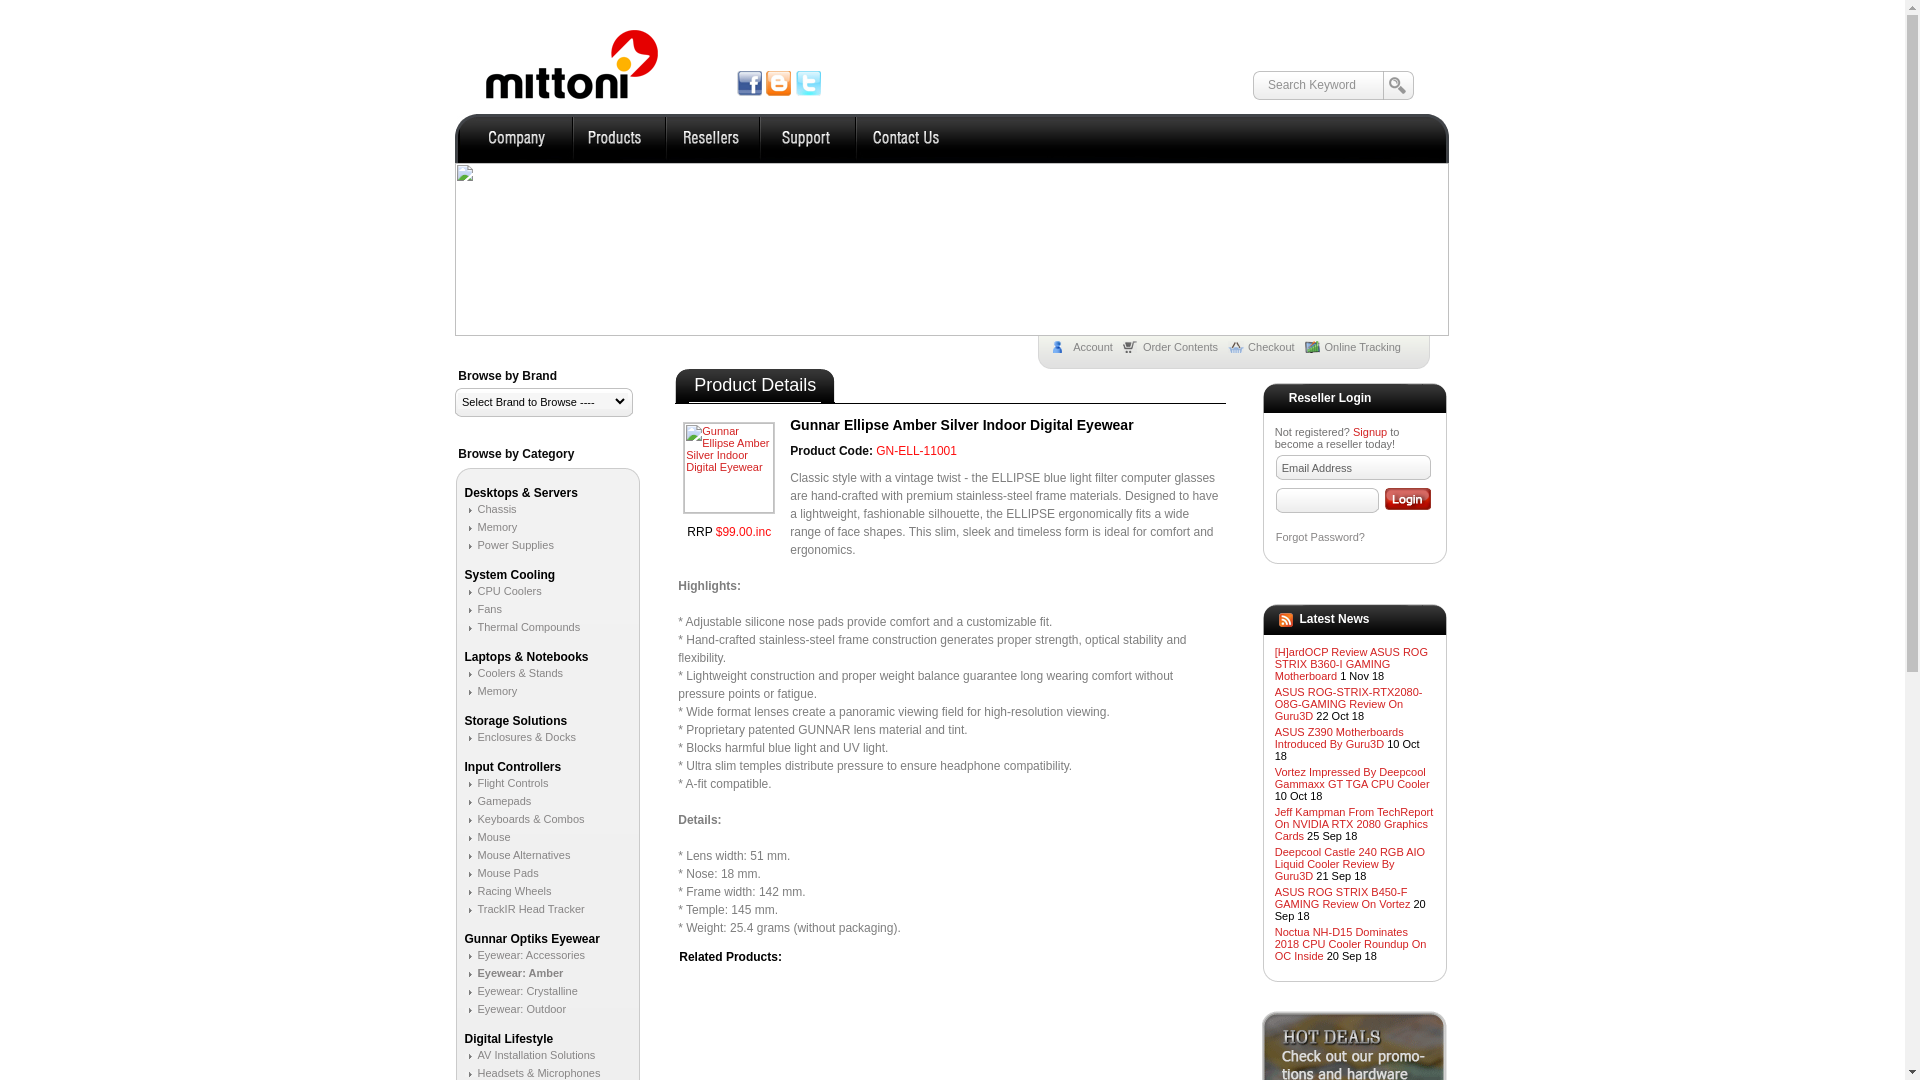 The width and height of the screenshot is (1920, 1080). I want to click on 'Gamepads', so click(497, 800).